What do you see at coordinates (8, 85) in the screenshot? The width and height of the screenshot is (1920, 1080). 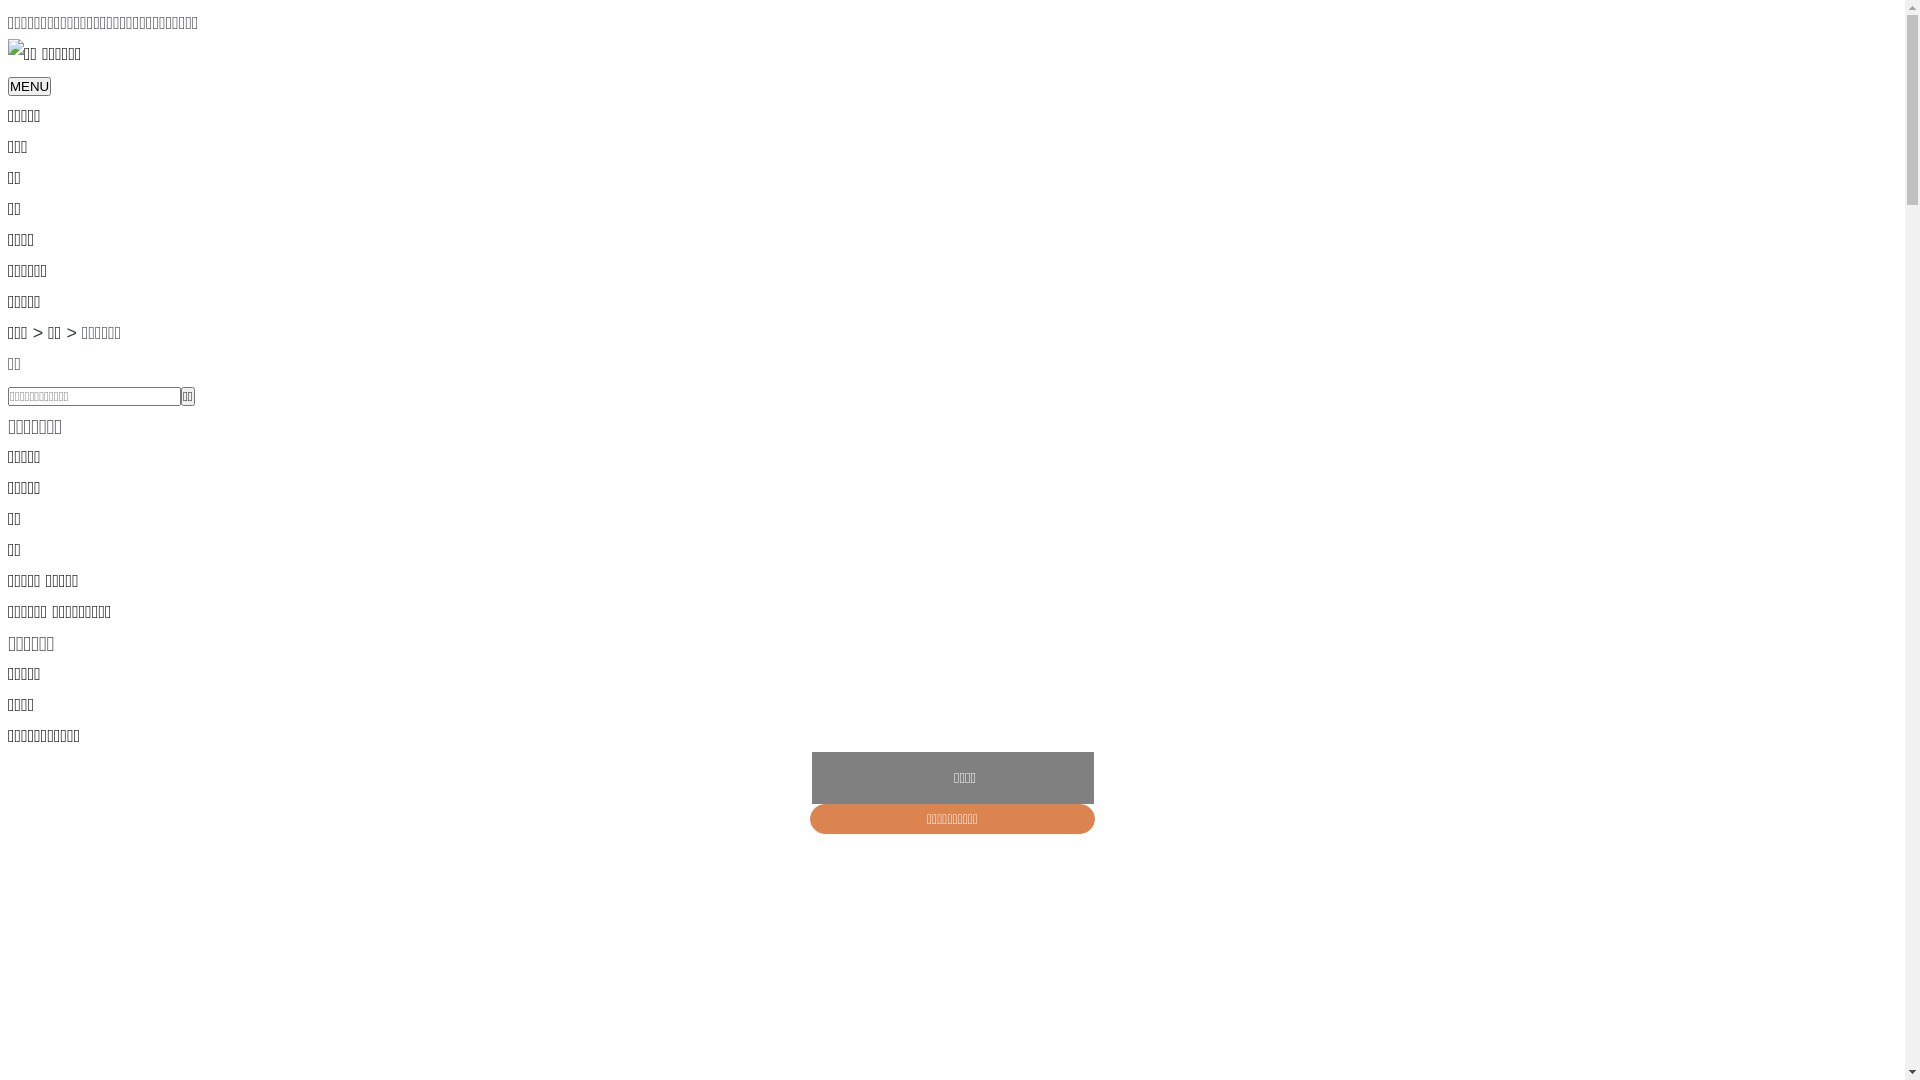 I see `'MENU'` at bounding box center [8, 85].